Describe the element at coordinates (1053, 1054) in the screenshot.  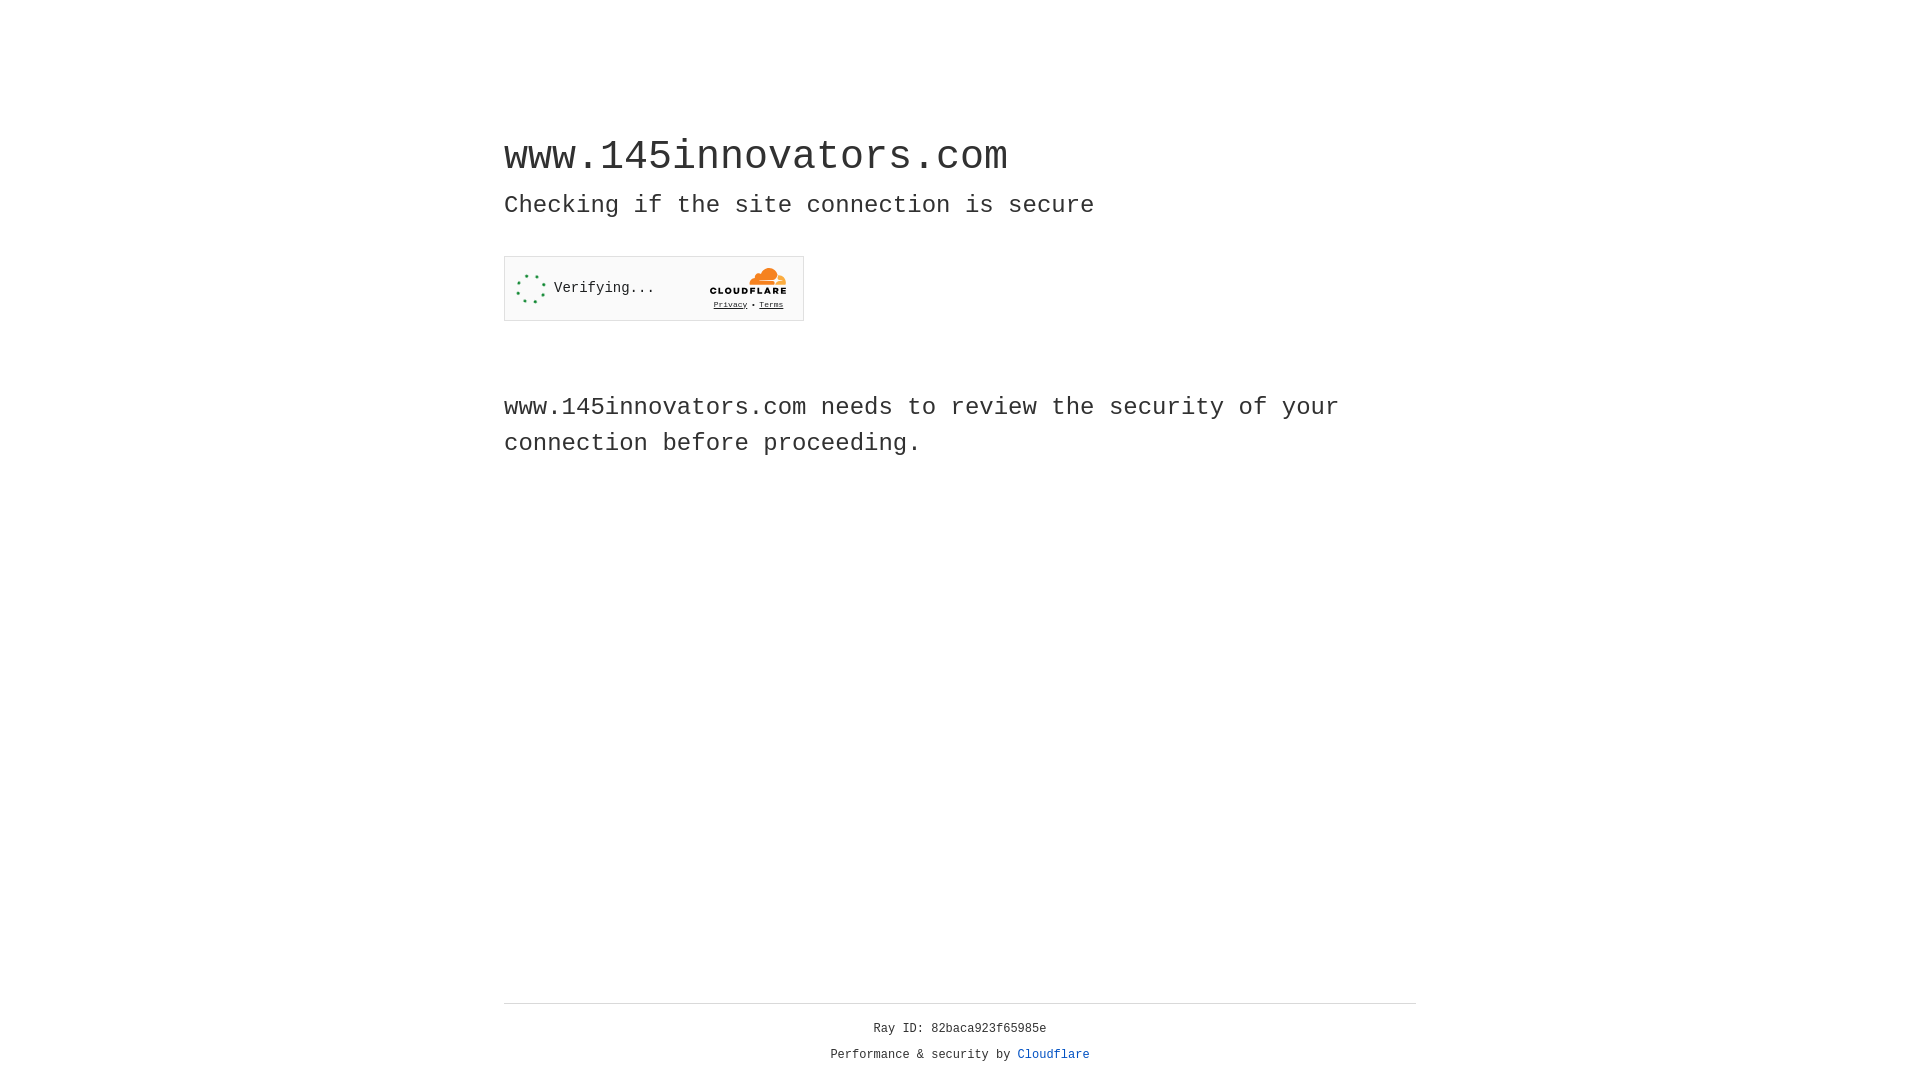
I see `'Cloudflare'` at that location.